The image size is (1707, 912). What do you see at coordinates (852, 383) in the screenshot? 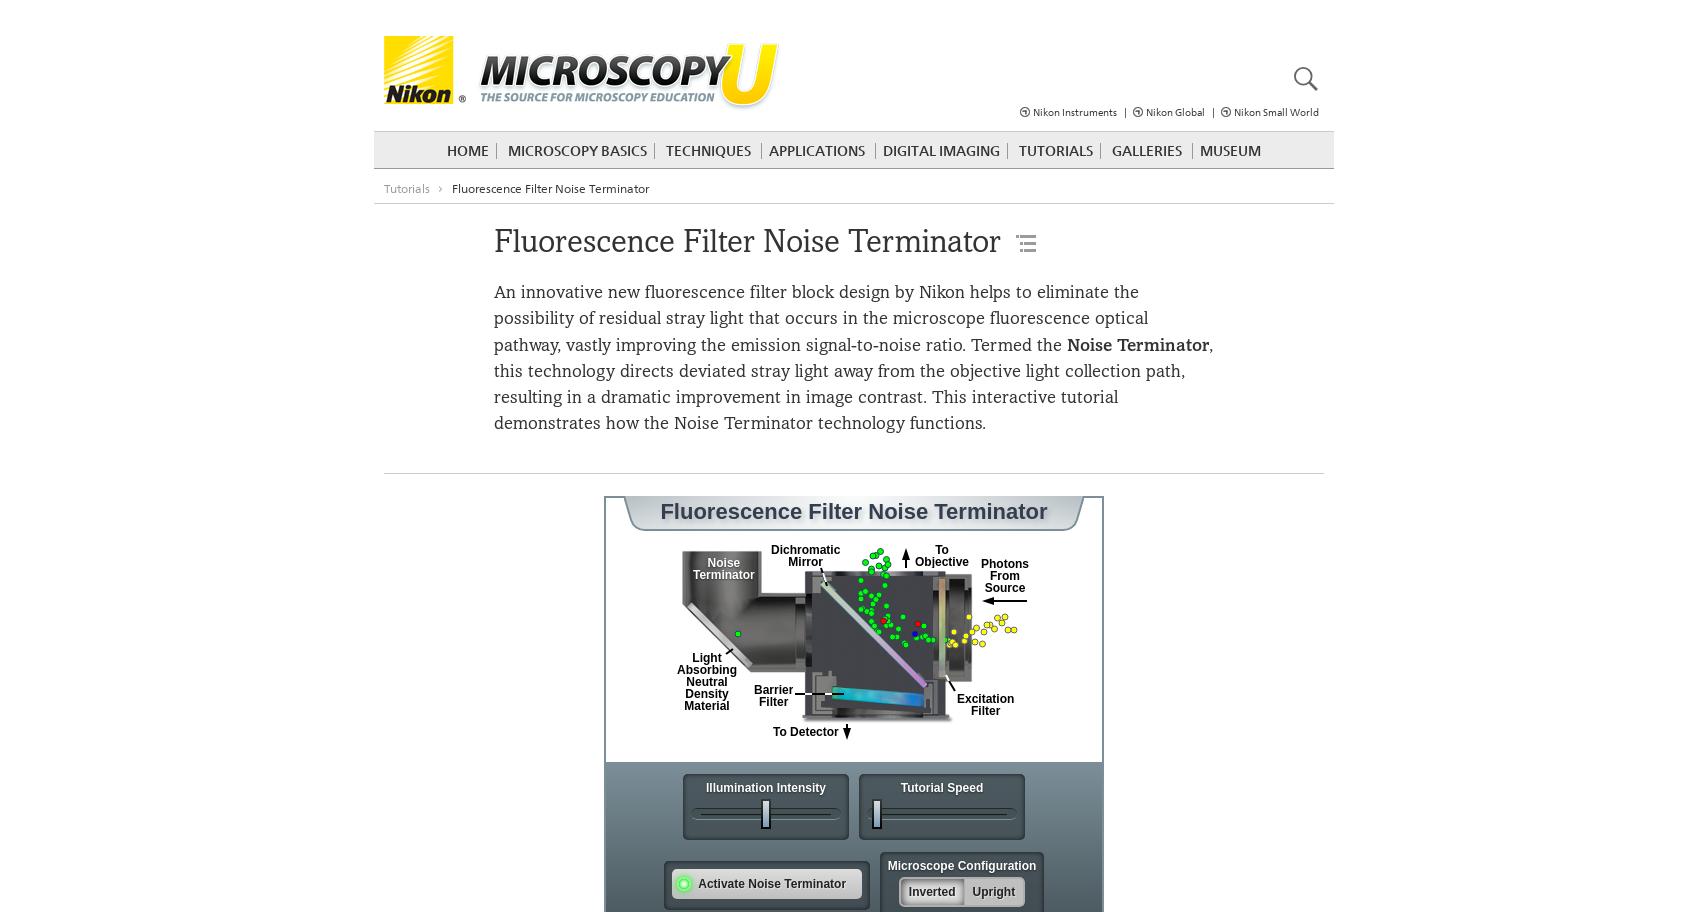
I see `', this technology directs deviated stray light away from the objective light collection path, resulting in a dramatic improvement in image contrast. This interactive tutorial demonstrates how the Noise Terminator technology functions.'` at bounding box center [852, 383].